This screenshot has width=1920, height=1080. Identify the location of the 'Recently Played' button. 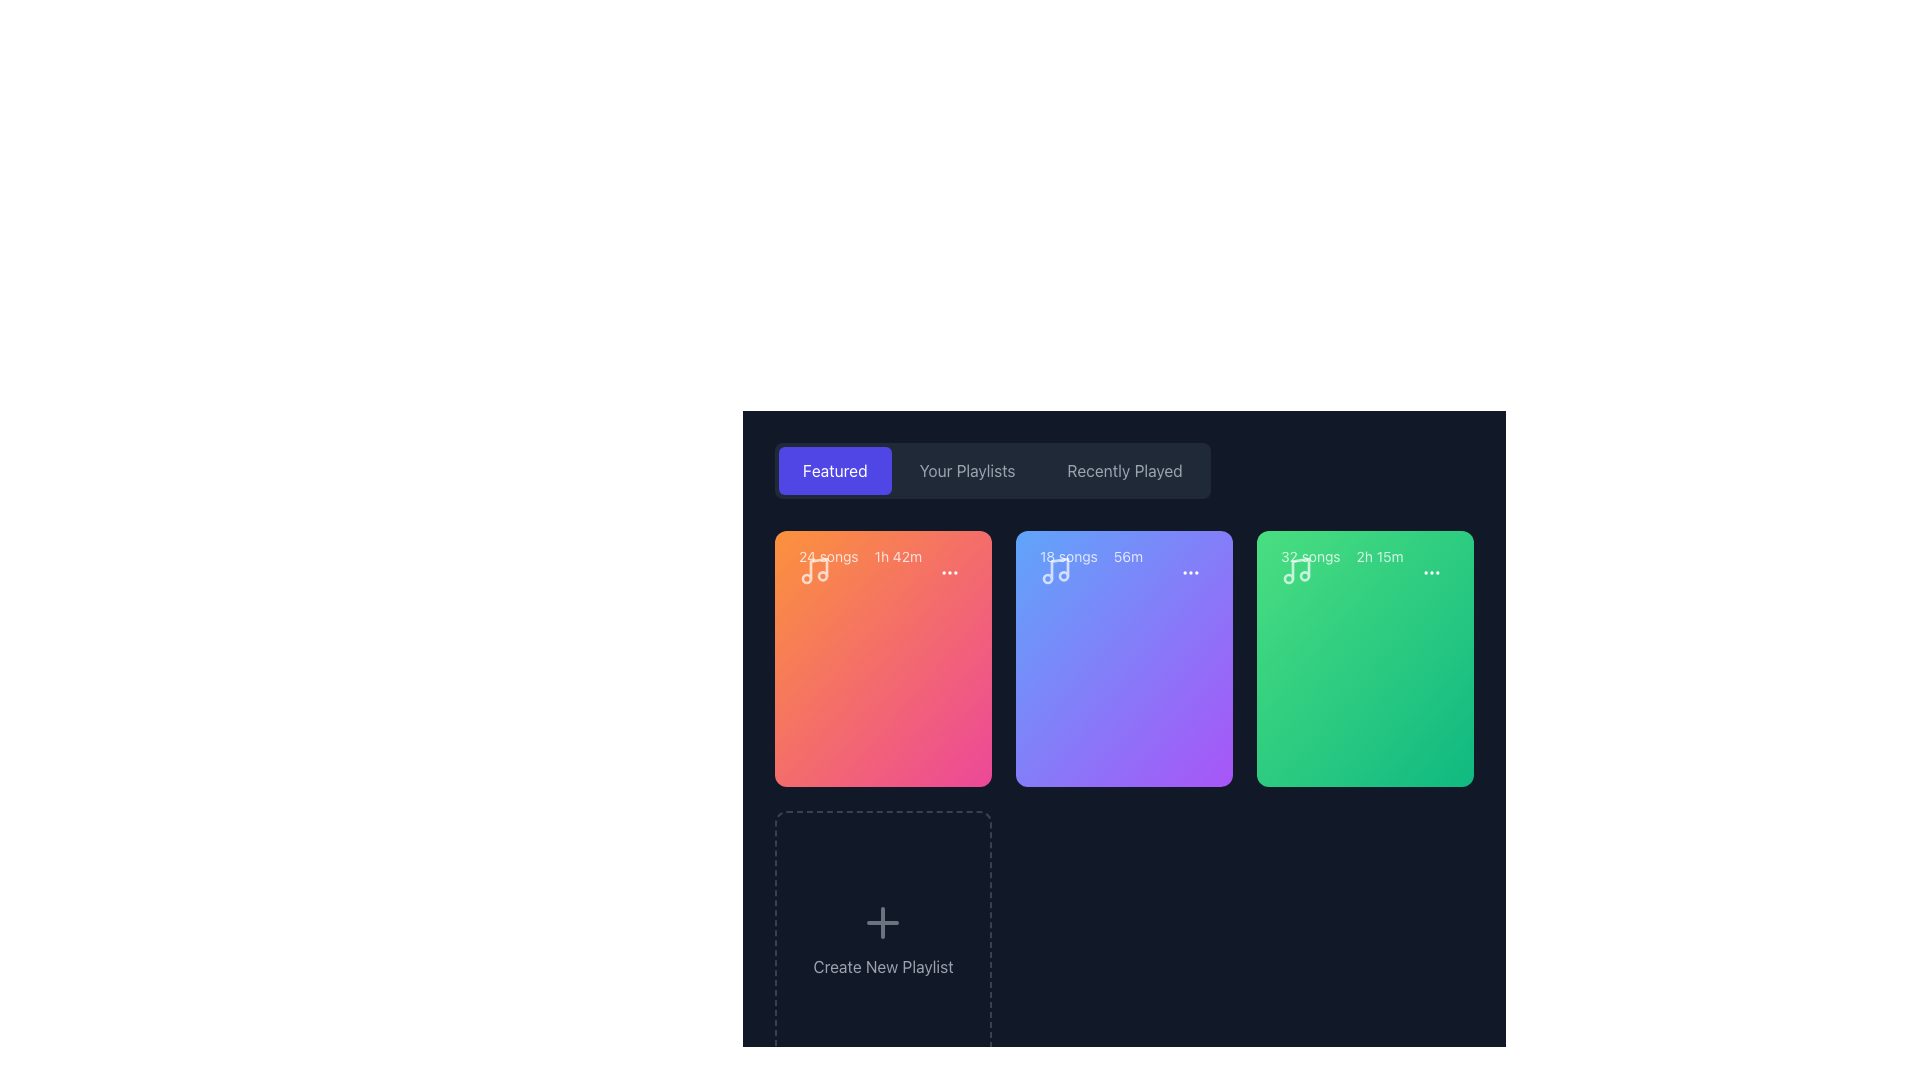
(1125, 470).